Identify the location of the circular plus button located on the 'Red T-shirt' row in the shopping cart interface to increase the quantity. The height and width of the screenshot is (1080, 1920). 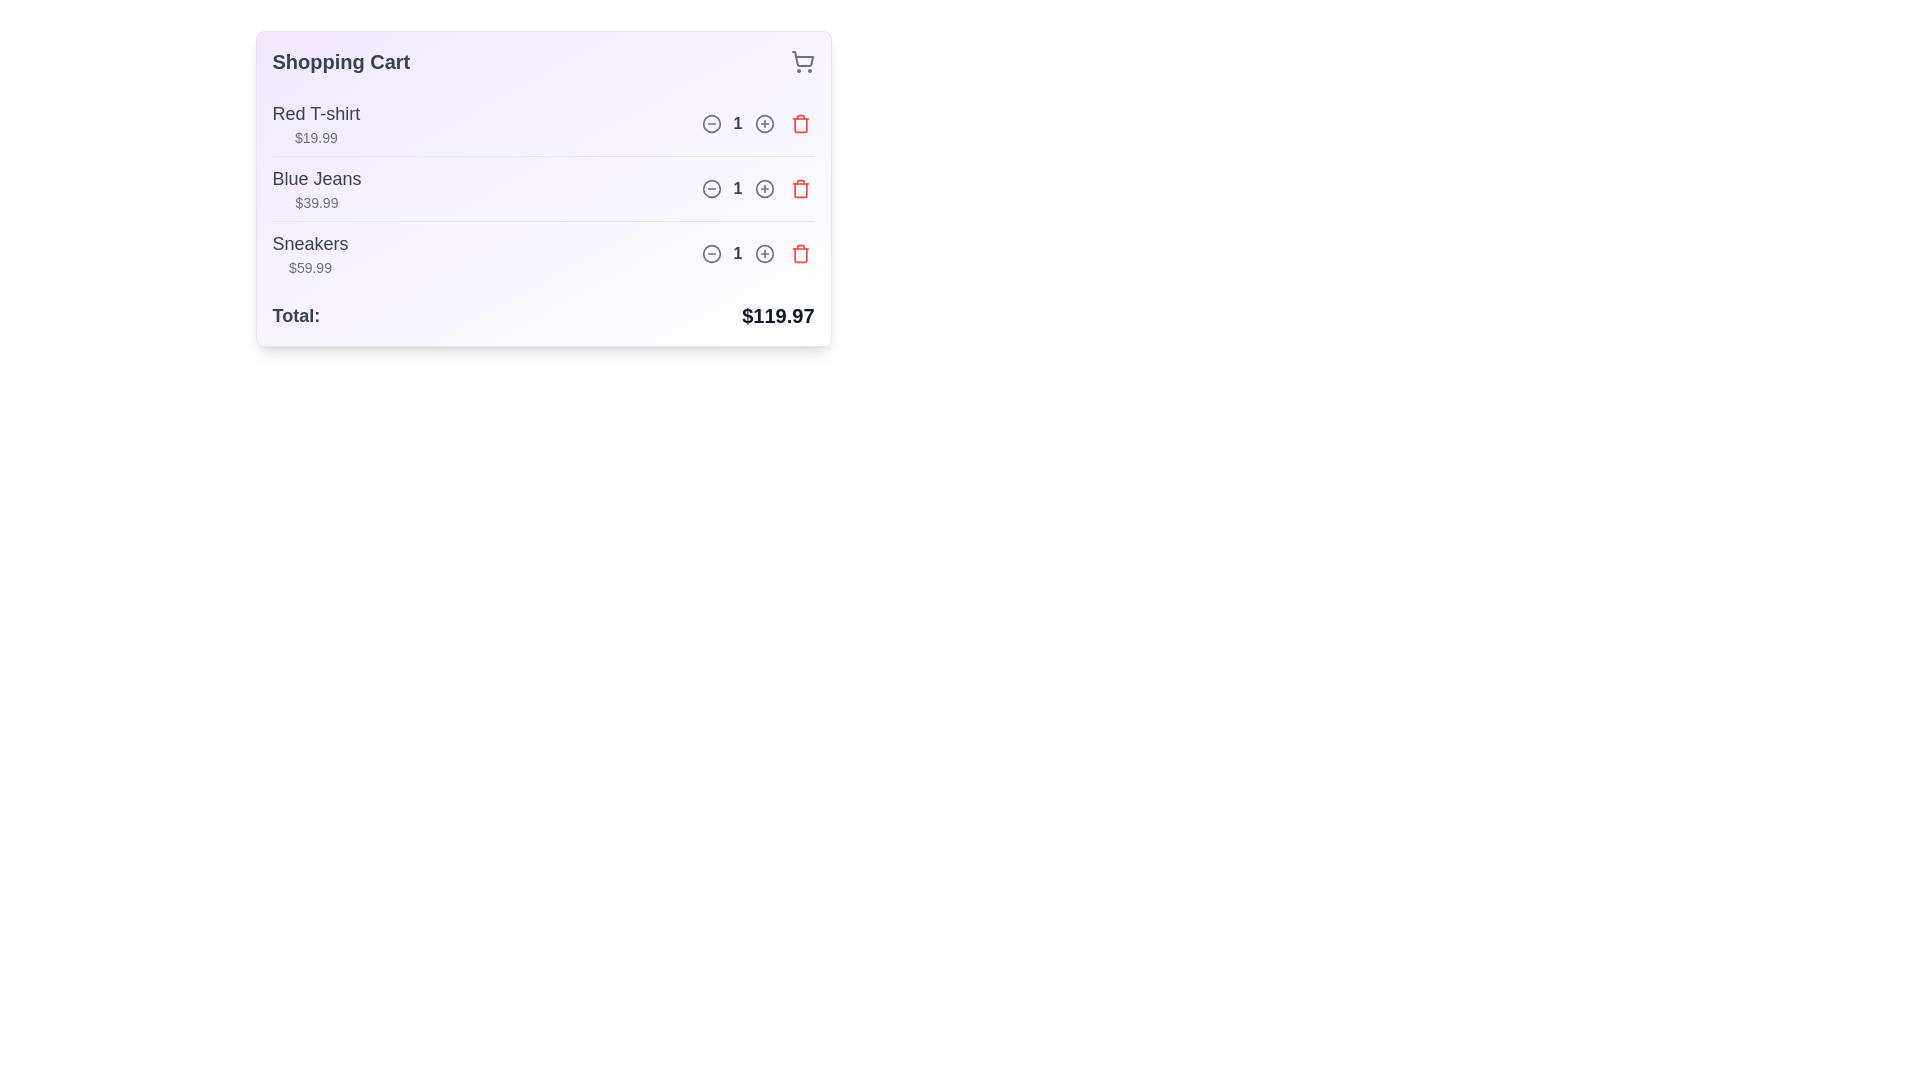
(763, 123).